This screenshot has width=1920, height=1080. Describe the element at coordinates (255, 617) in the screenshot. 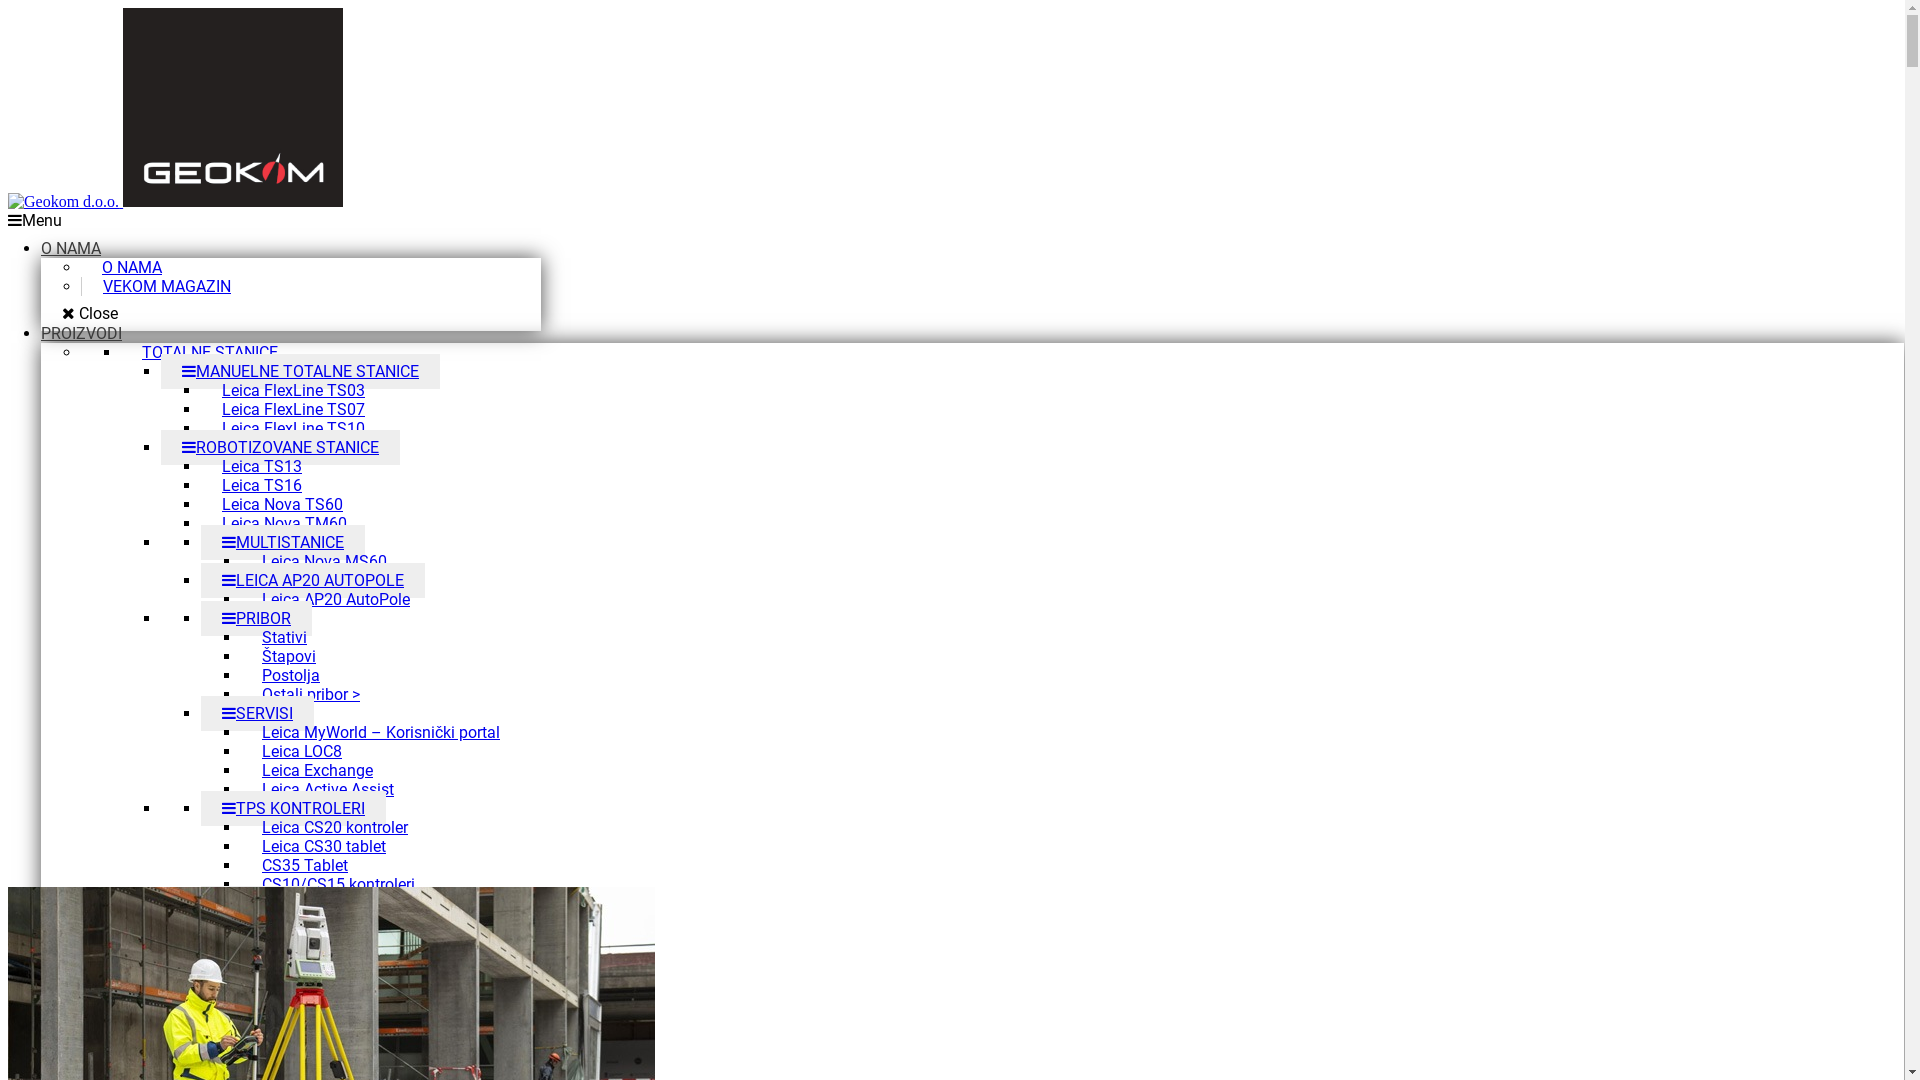

I see `'PRIBOR'` at that location.